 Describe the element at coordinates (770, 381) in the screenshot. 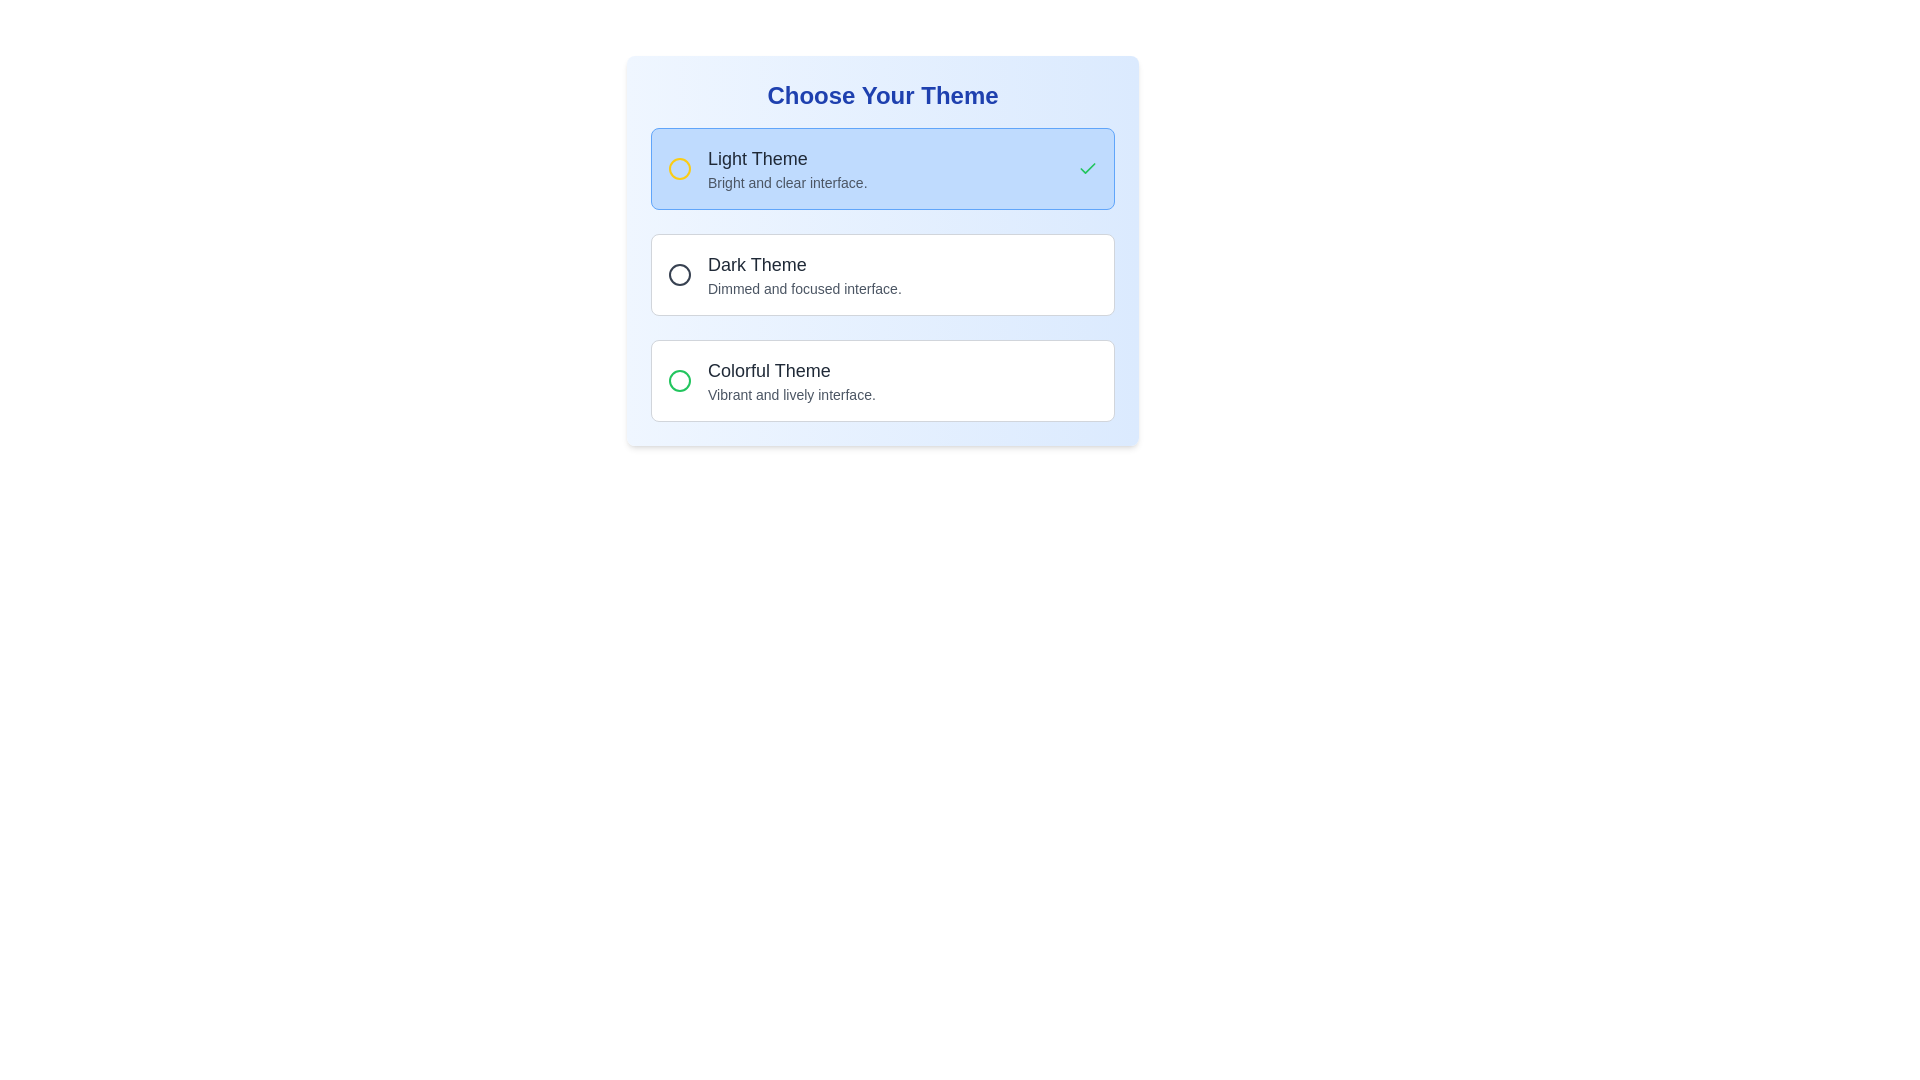

I see `the 'Colorful Theme' option in the theme configuration interface` at that location.